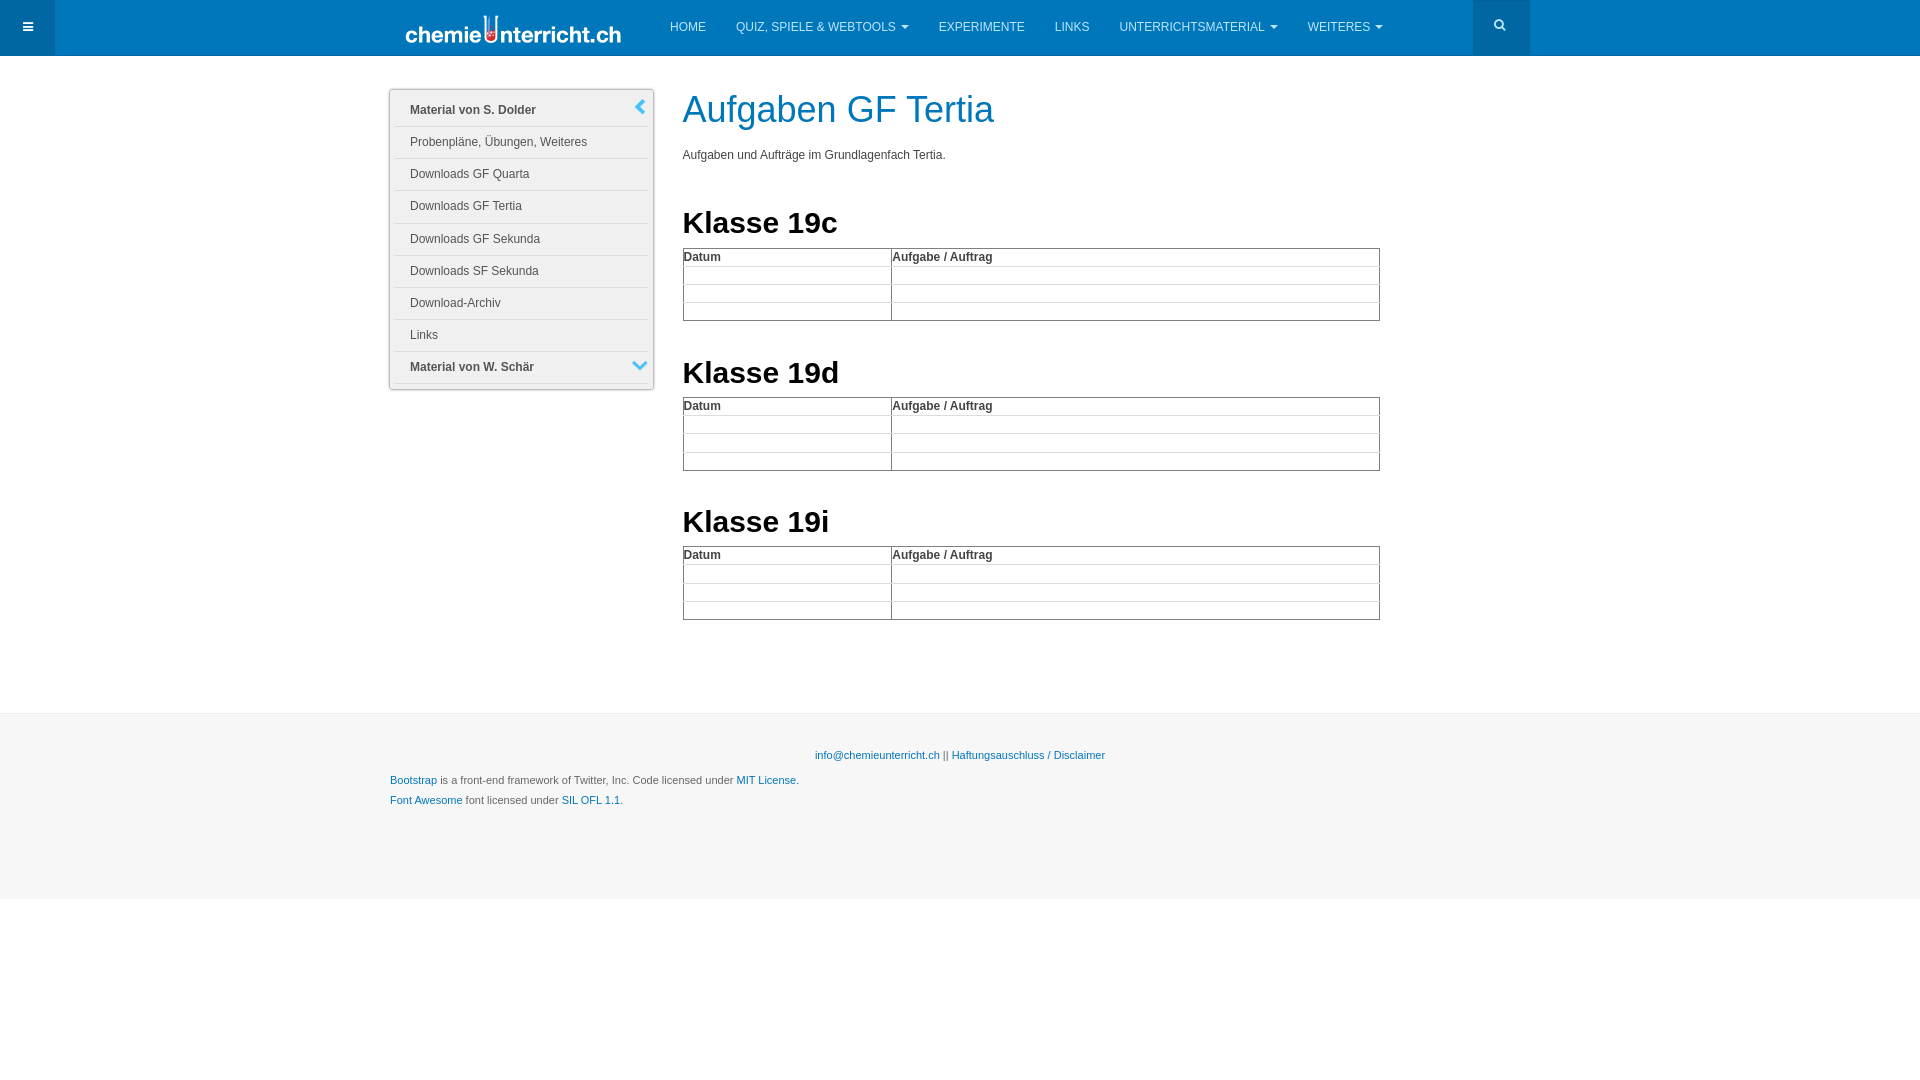 Image resolution: width=1920 pixels, height=1080 pixels. What do you see at coordinates (838, 109) in the screenshot?
I see `'Aufgaben GF Tertia'` at bounding box center [838, 109].